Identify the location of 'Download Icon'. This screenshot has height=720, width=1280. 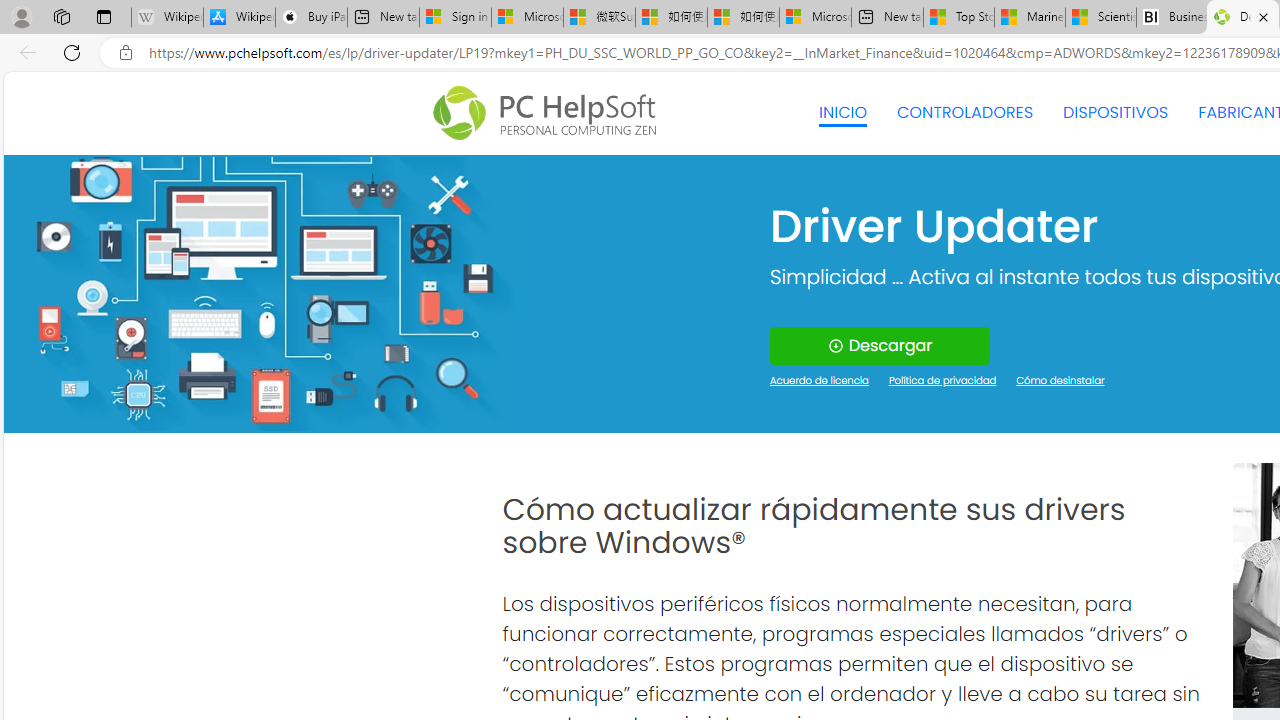
(835, 345).